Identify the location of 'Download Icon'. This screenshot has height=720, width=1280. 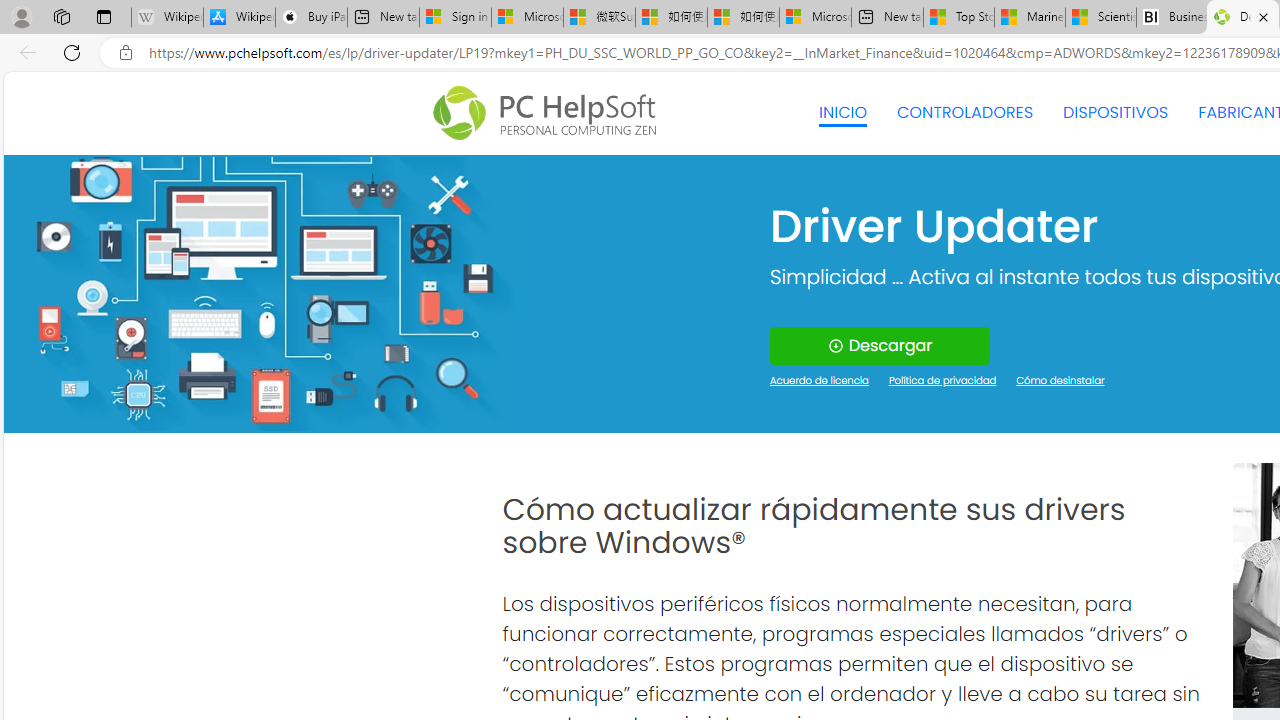
(835, 345).